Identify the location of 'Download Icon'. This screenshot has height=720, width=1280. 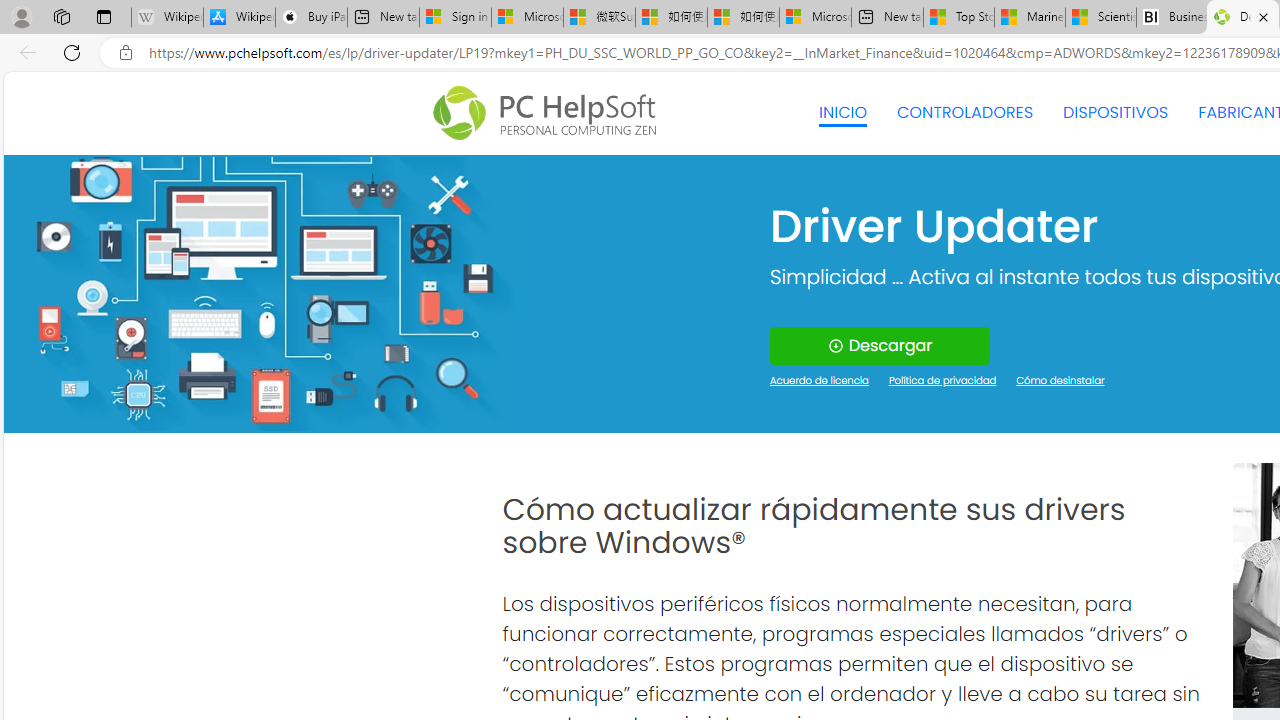
(835, 345).